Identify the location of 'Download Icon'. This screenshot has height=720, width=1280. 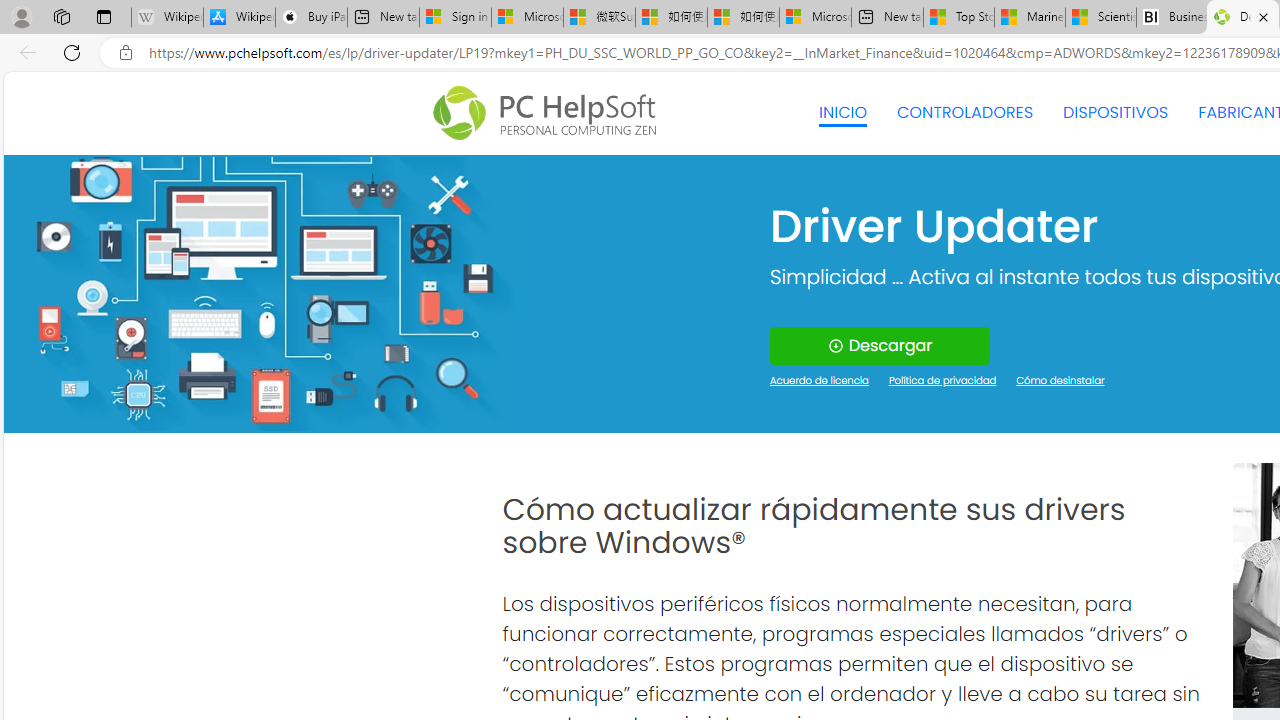
(835, 345).